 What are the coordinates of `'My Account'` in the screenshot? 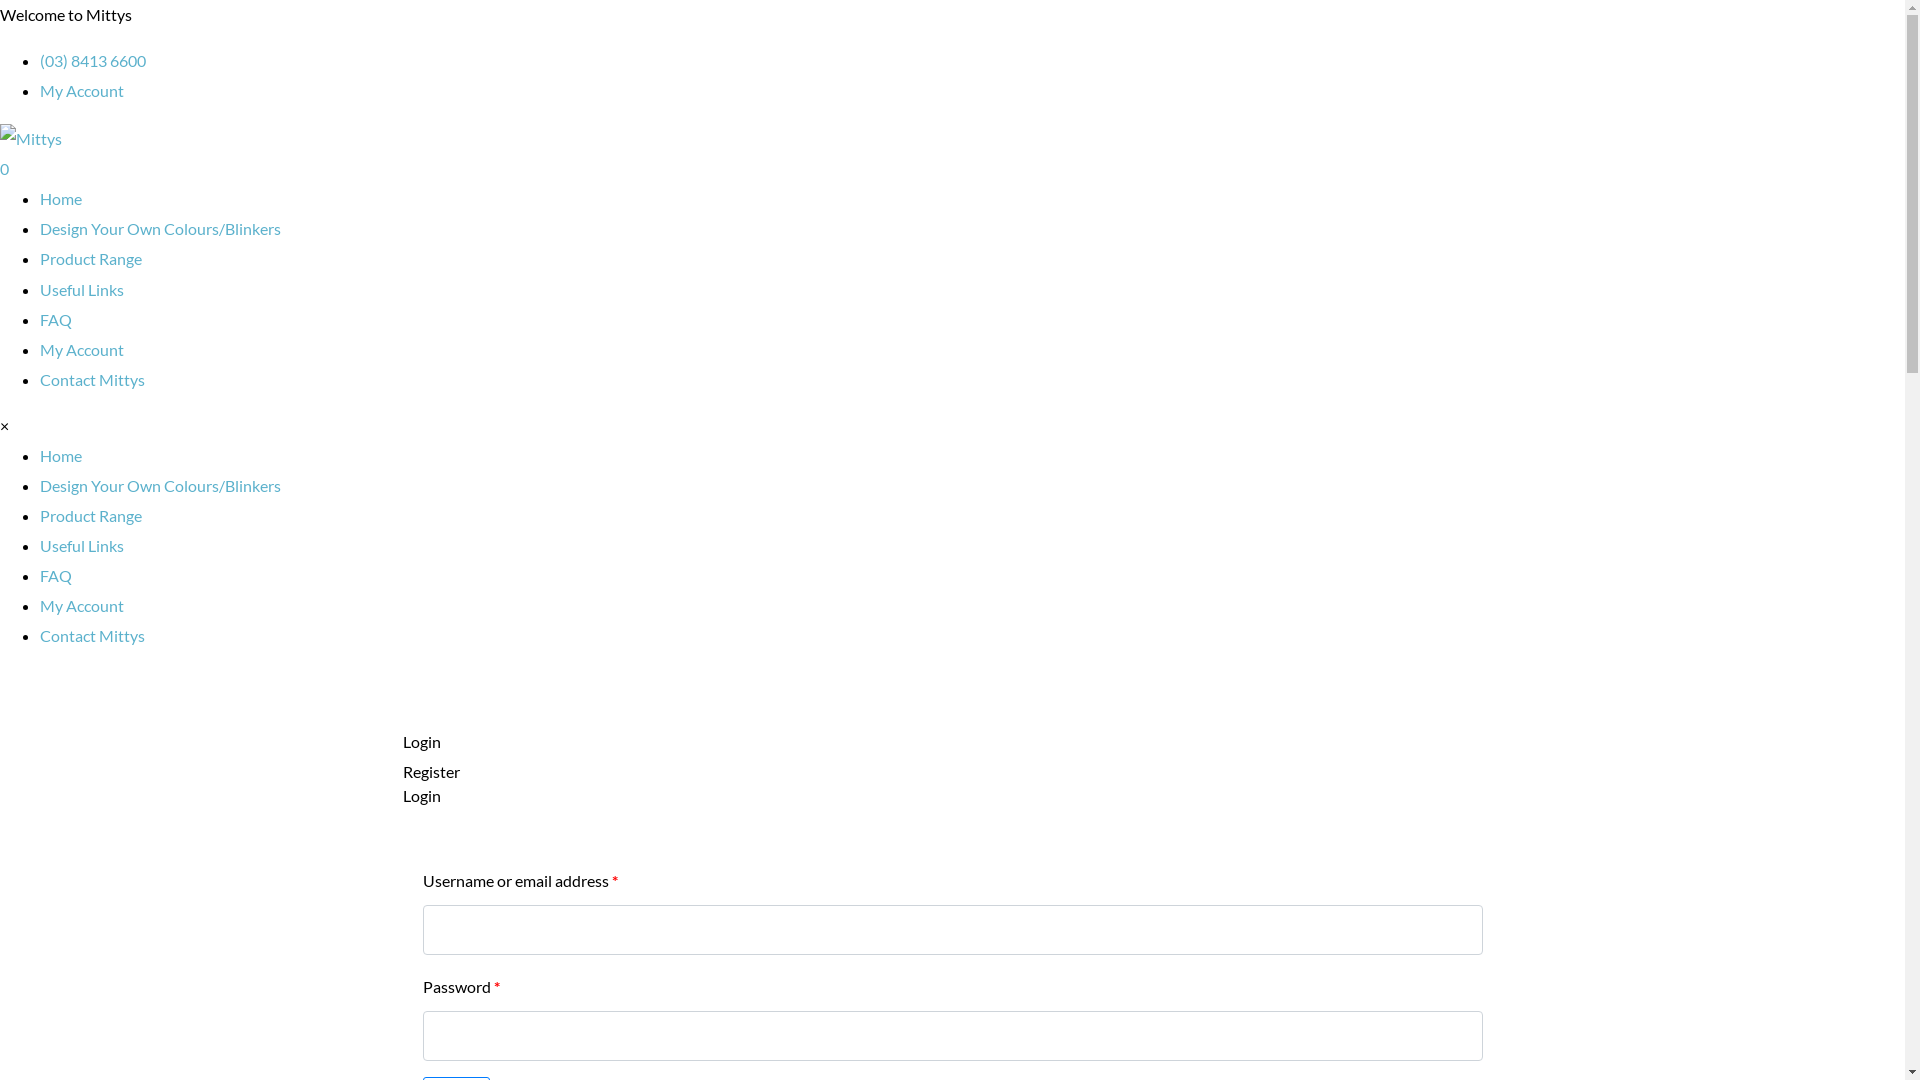 It's located at (80, 604).